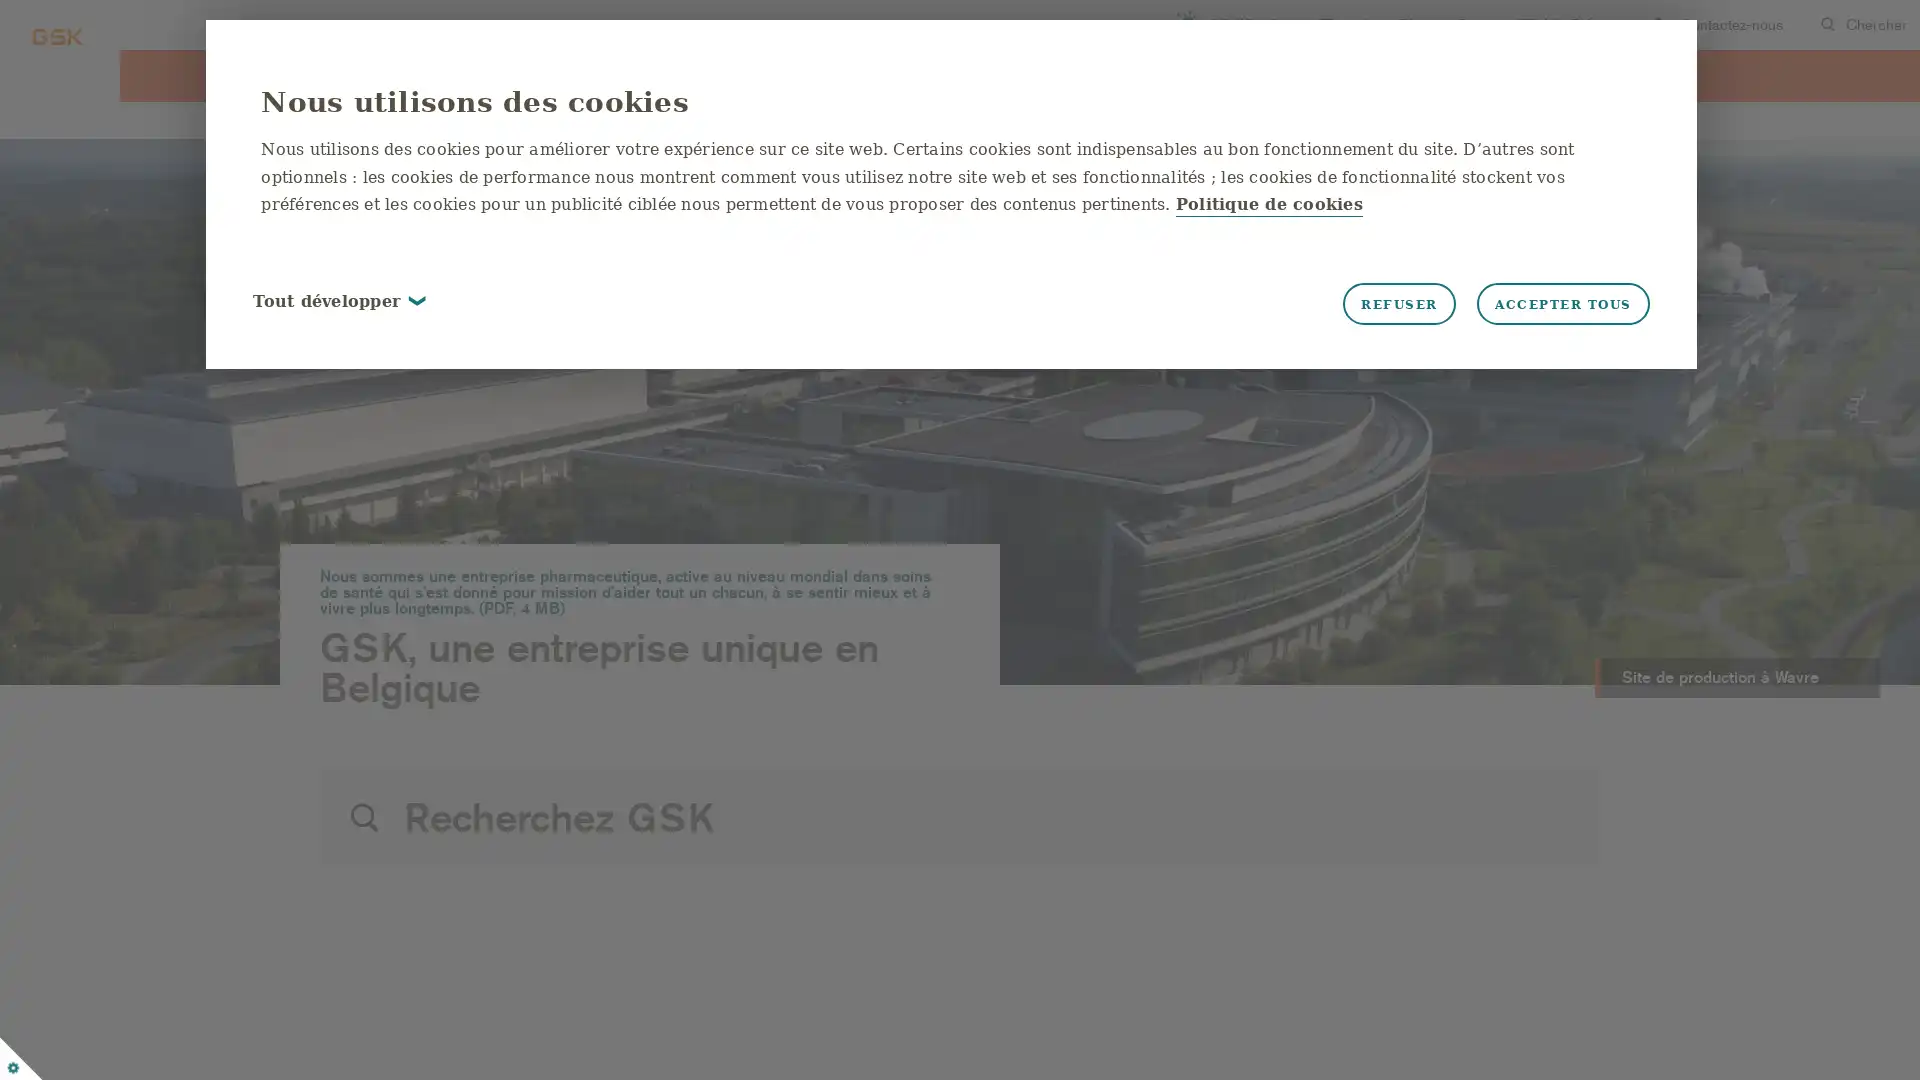 The height and width of the screenshot is (1080, 1920). I want to click on ACCEPTER TOUS, so click(1531, 305).